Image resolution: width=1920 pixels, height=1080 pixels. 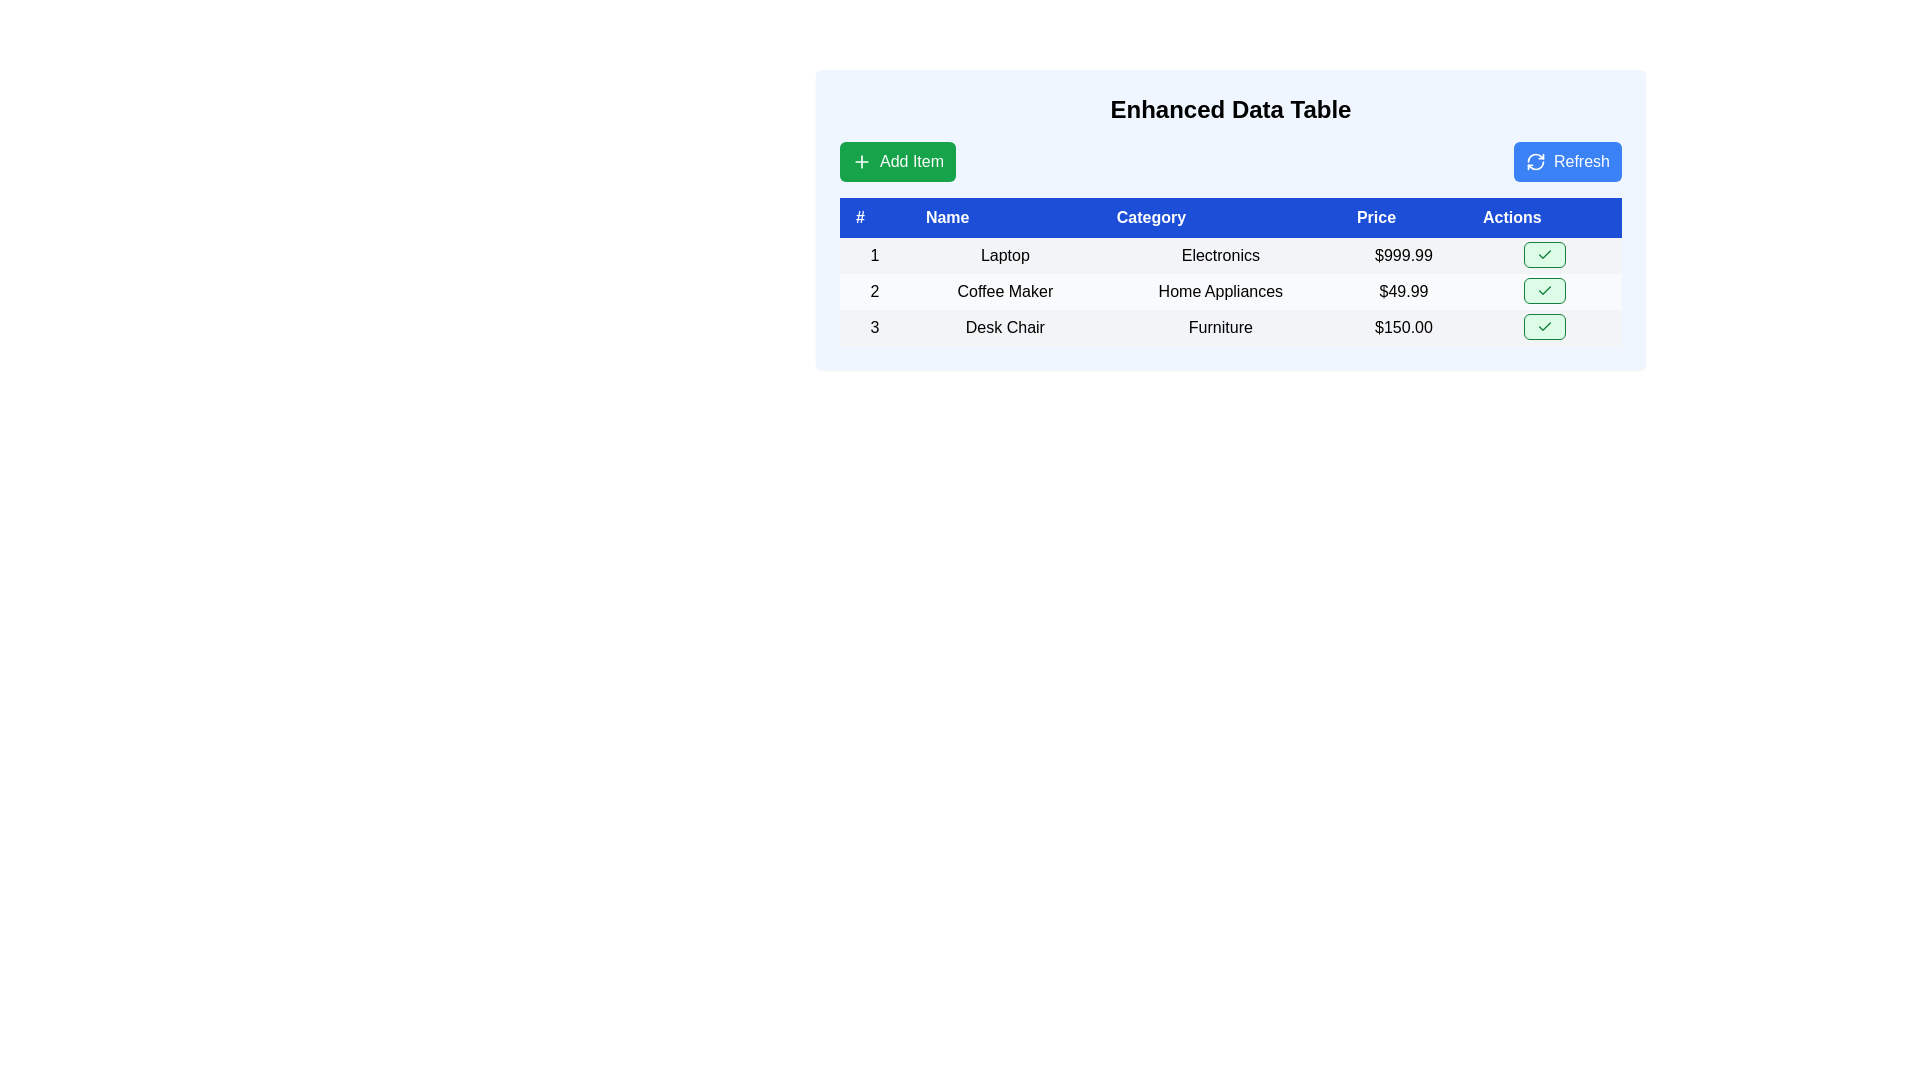 What do you see at coordinates (1402, 326) in the screenshot?
I see `the Text Label displaying the price of the 'Desk Chair' in the fourth column of the third row of the table` at bounding box center [1402, 326].